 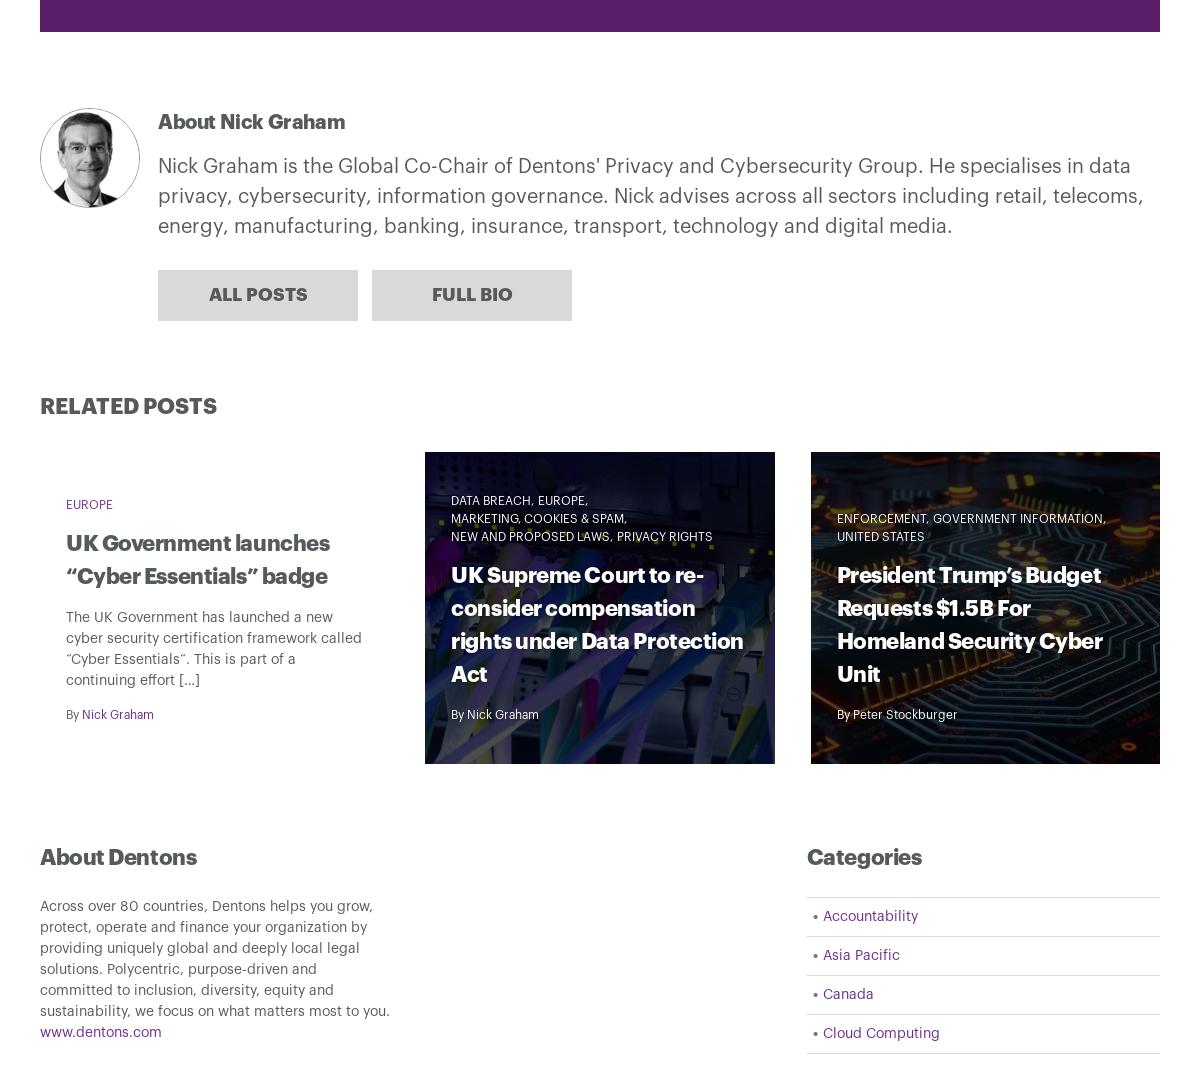 I want to click on 'RELATED POSTS', so click(x=128, y=406).